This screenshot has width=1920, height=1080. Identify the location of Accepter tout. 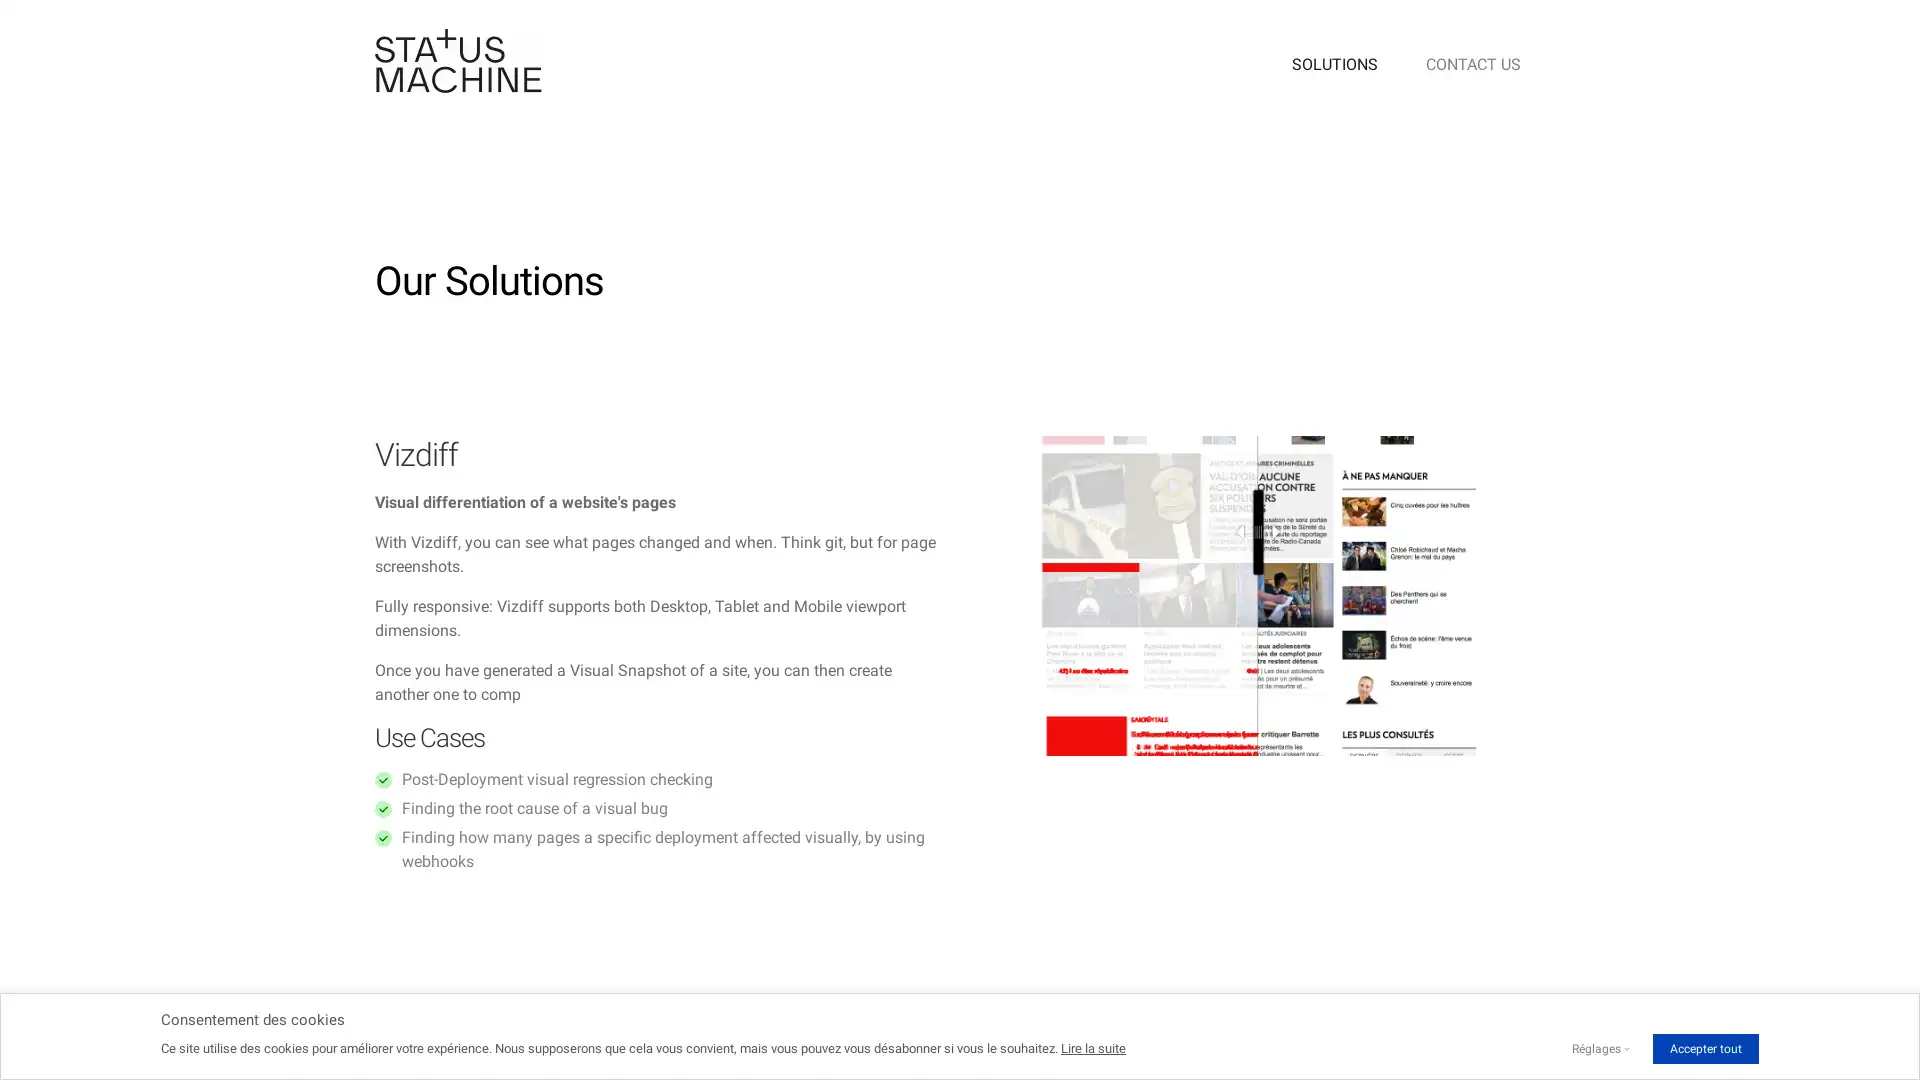
(1704, 1048).